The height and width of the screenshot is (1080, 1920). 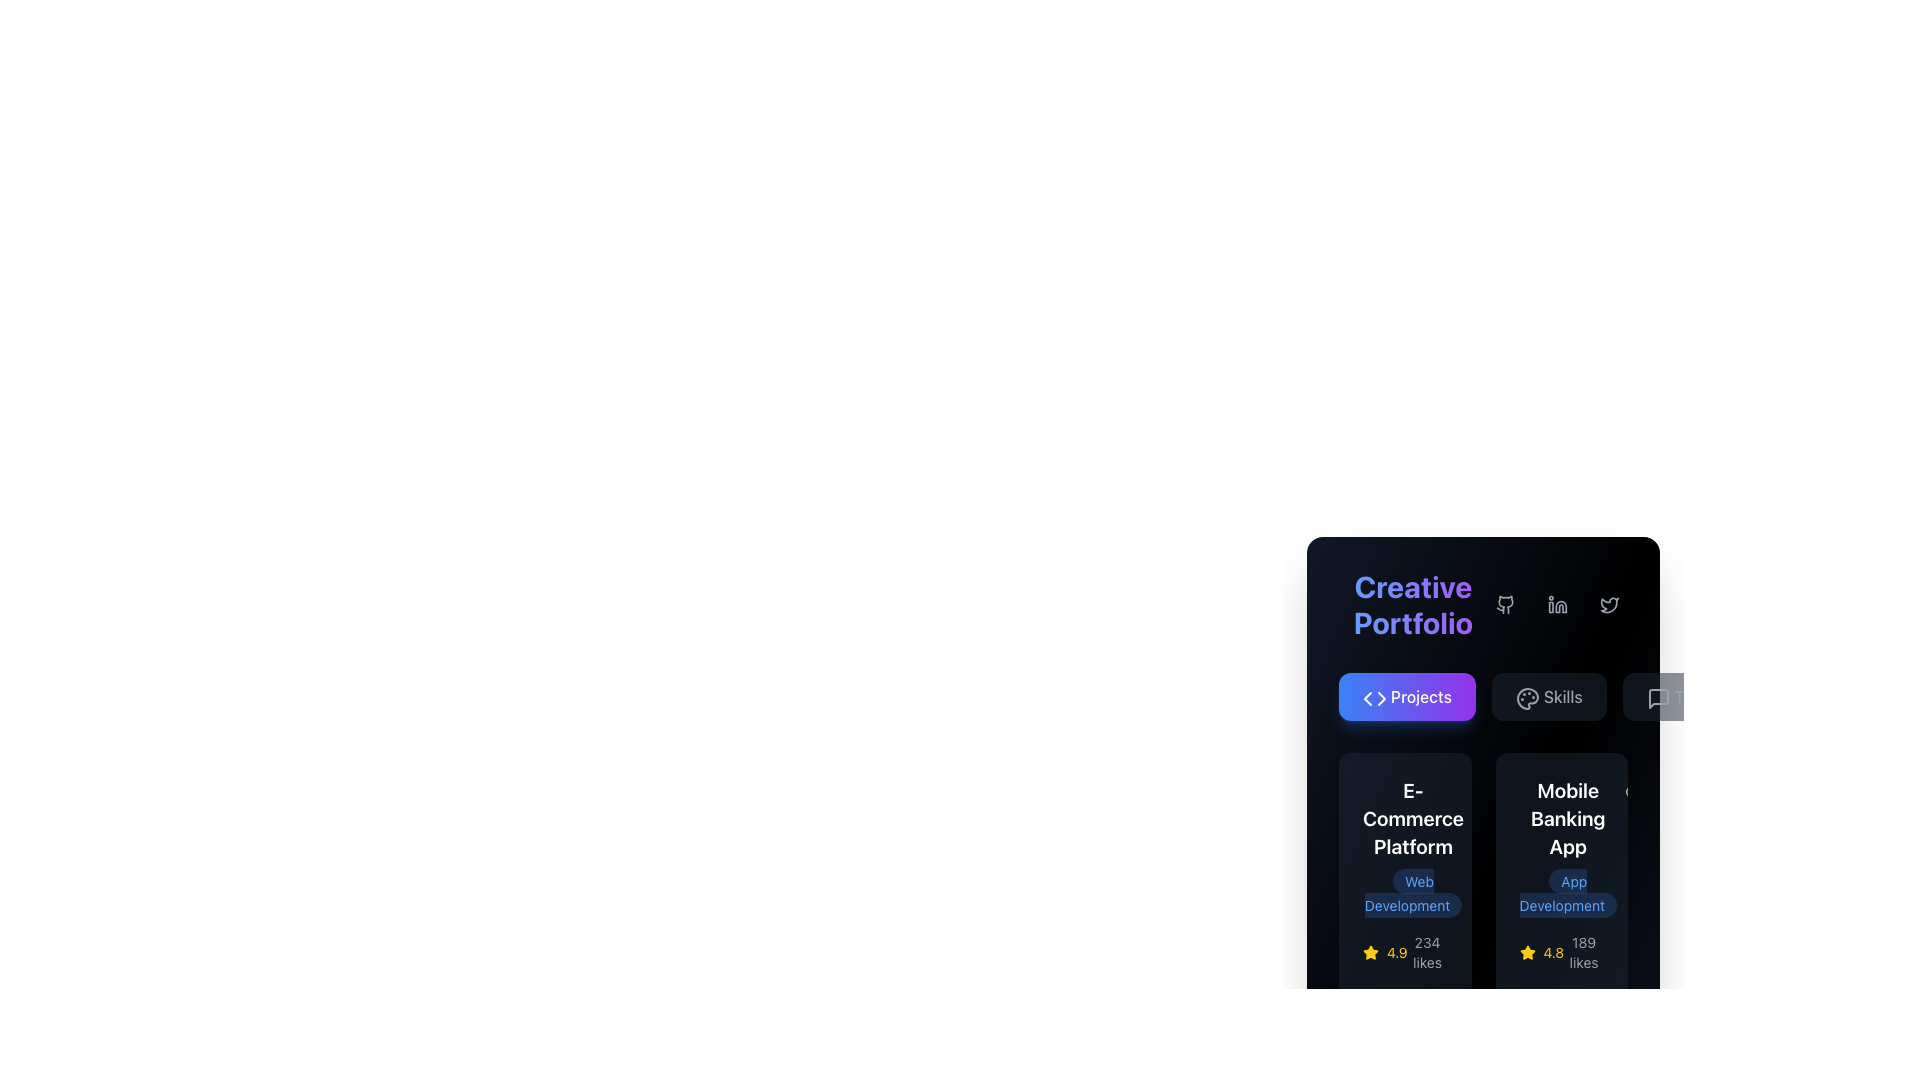 What do you see at coordinates (1562, 696) in the screenshot?
I see `the 'Skills' button` at bounding box center [1562, 696].